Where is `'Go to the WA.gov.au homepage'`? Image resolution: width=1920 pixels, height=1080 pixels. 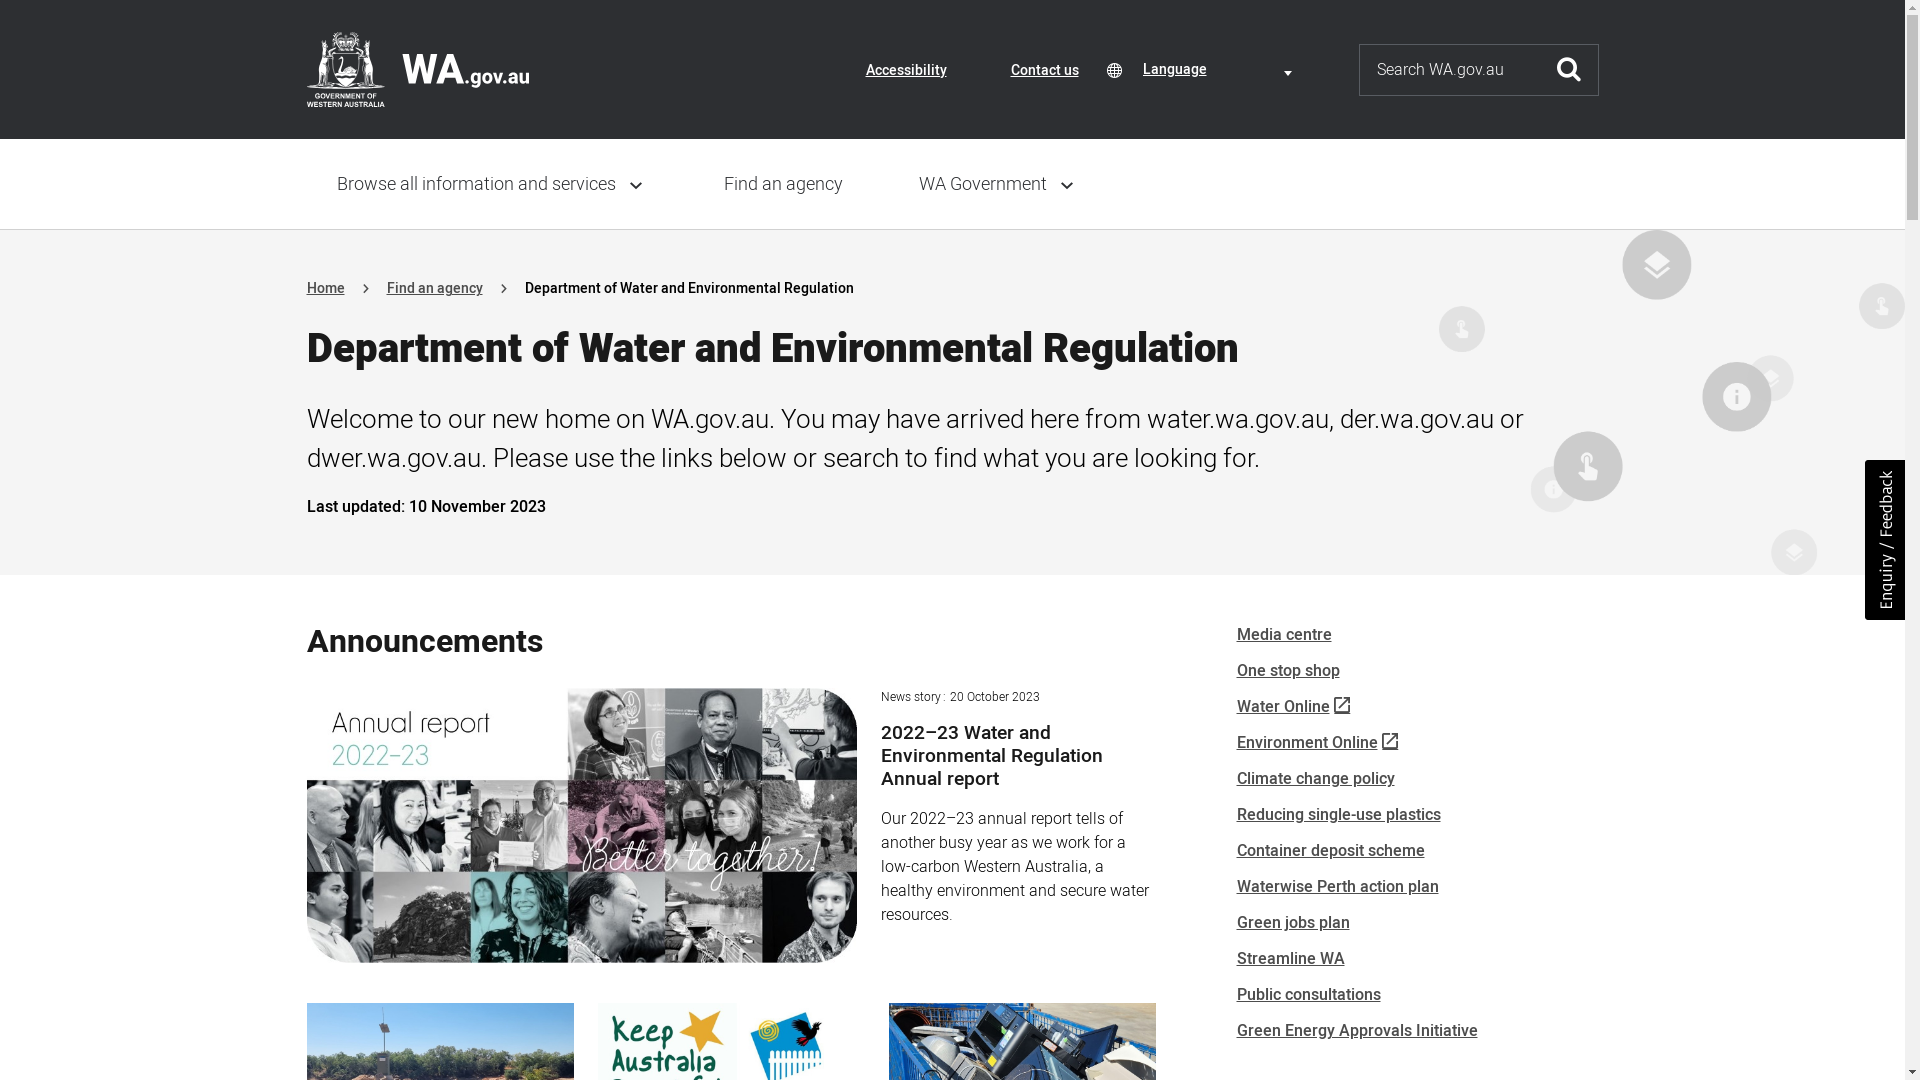 'Go to the WA.gov.au homepage' is located at coordinates (305, 68).